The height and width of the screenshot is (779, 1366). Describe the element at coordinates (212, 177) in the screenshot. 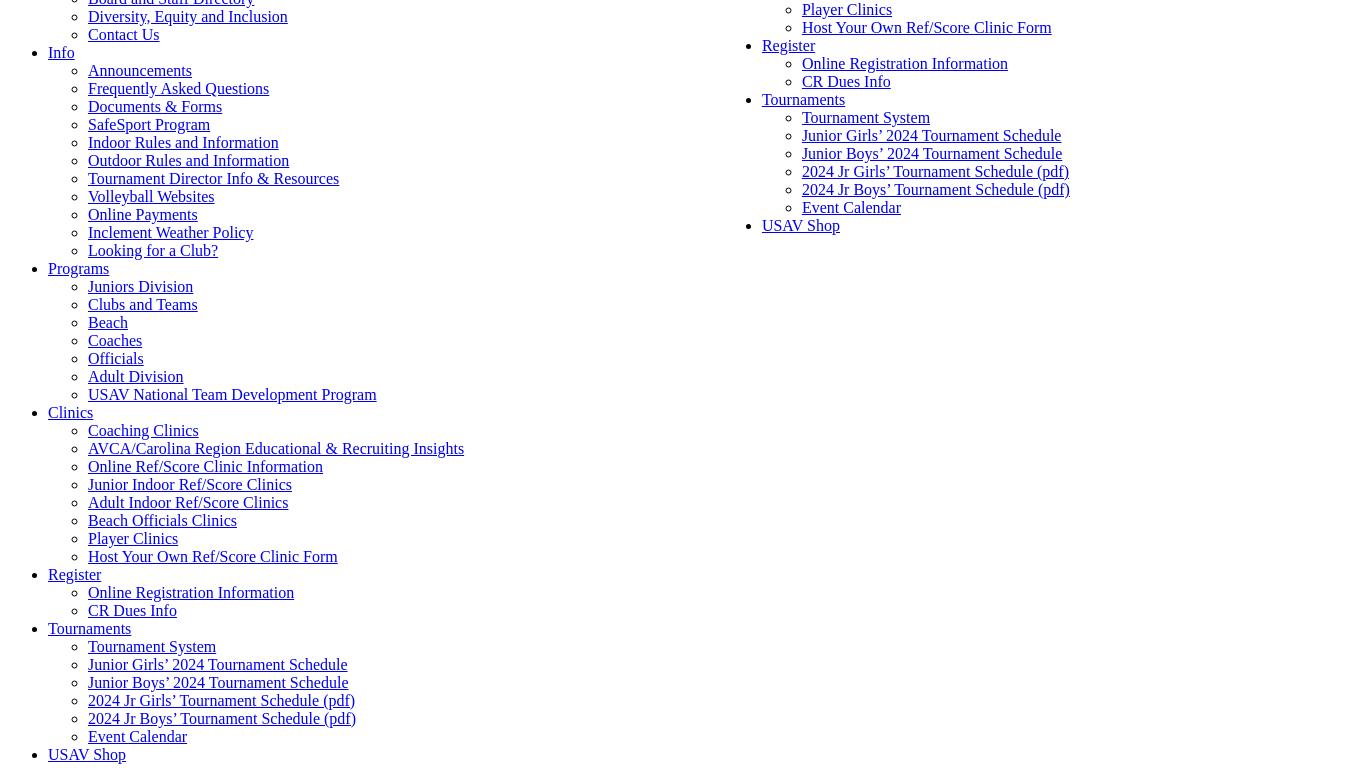

I see `'Tournament Director Info & Resources'` at that location.